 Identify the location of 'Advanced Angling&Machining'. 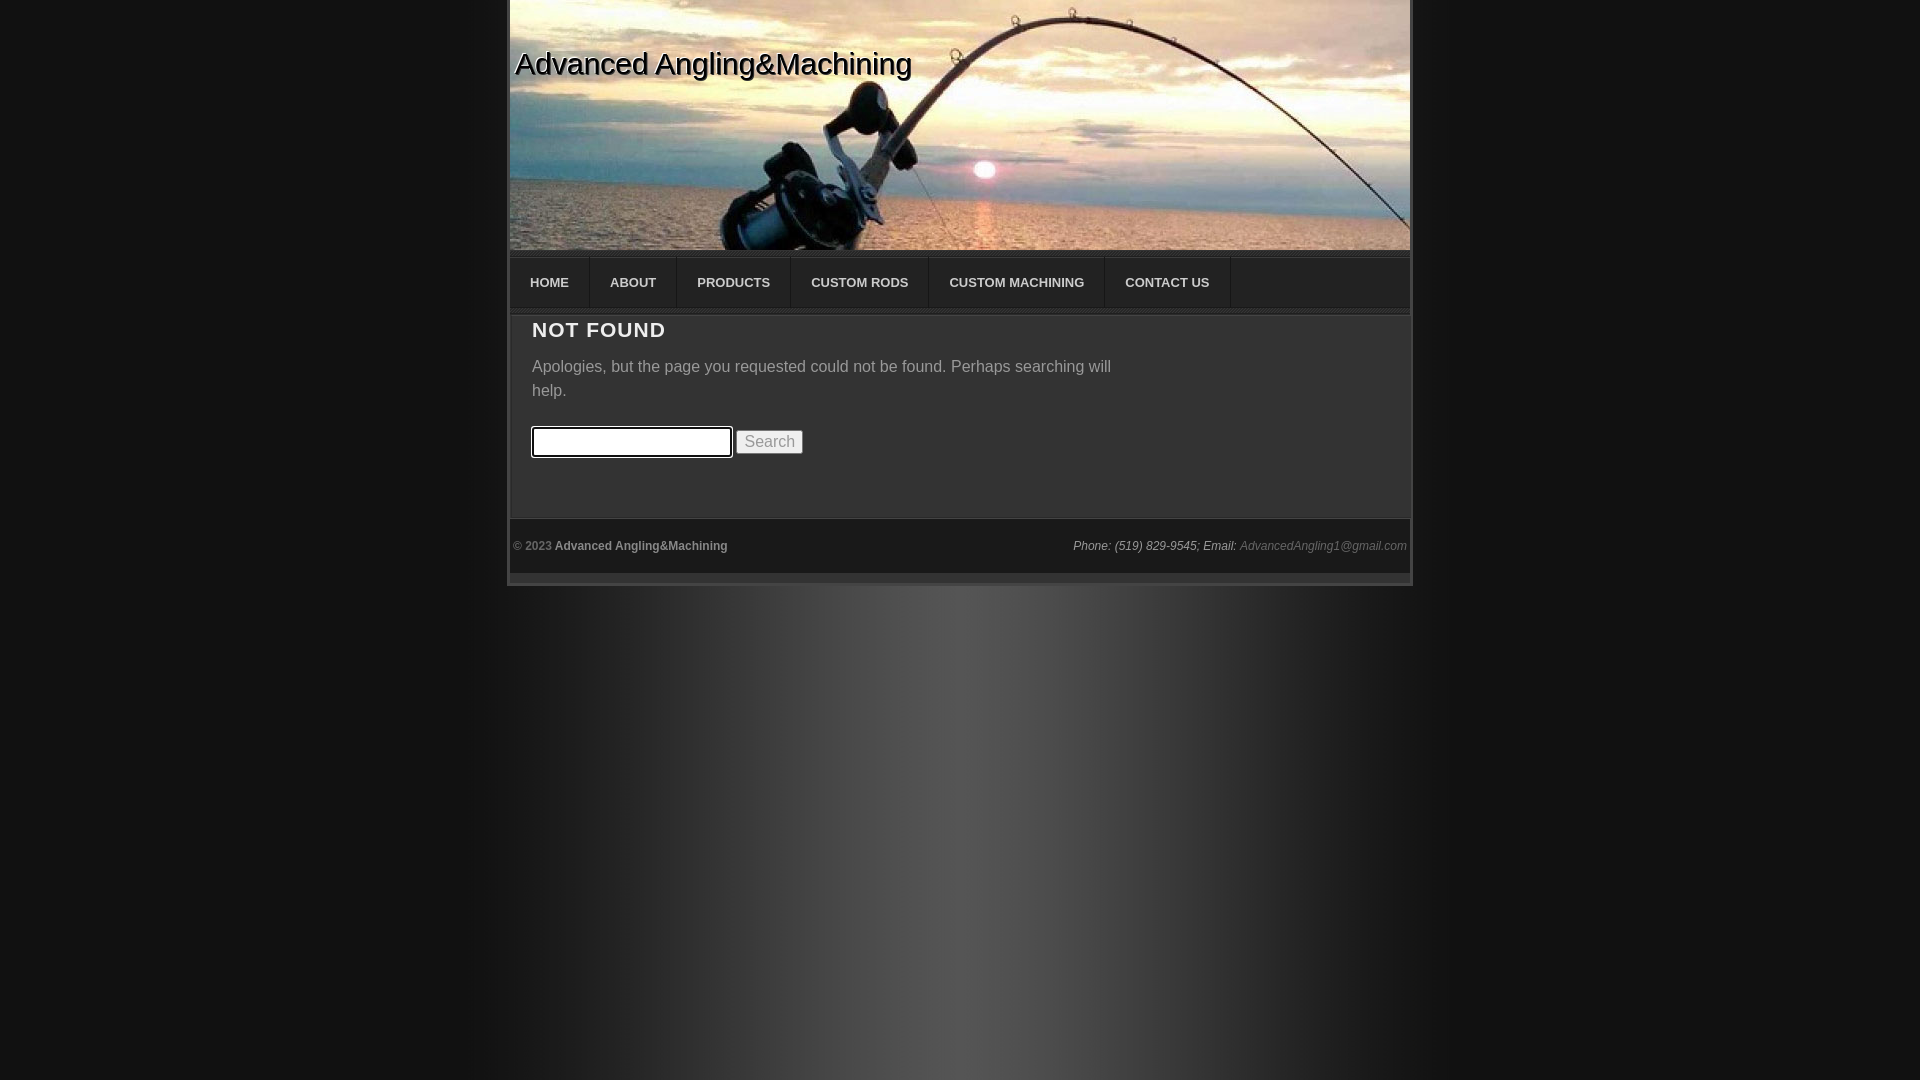
(641, 546).